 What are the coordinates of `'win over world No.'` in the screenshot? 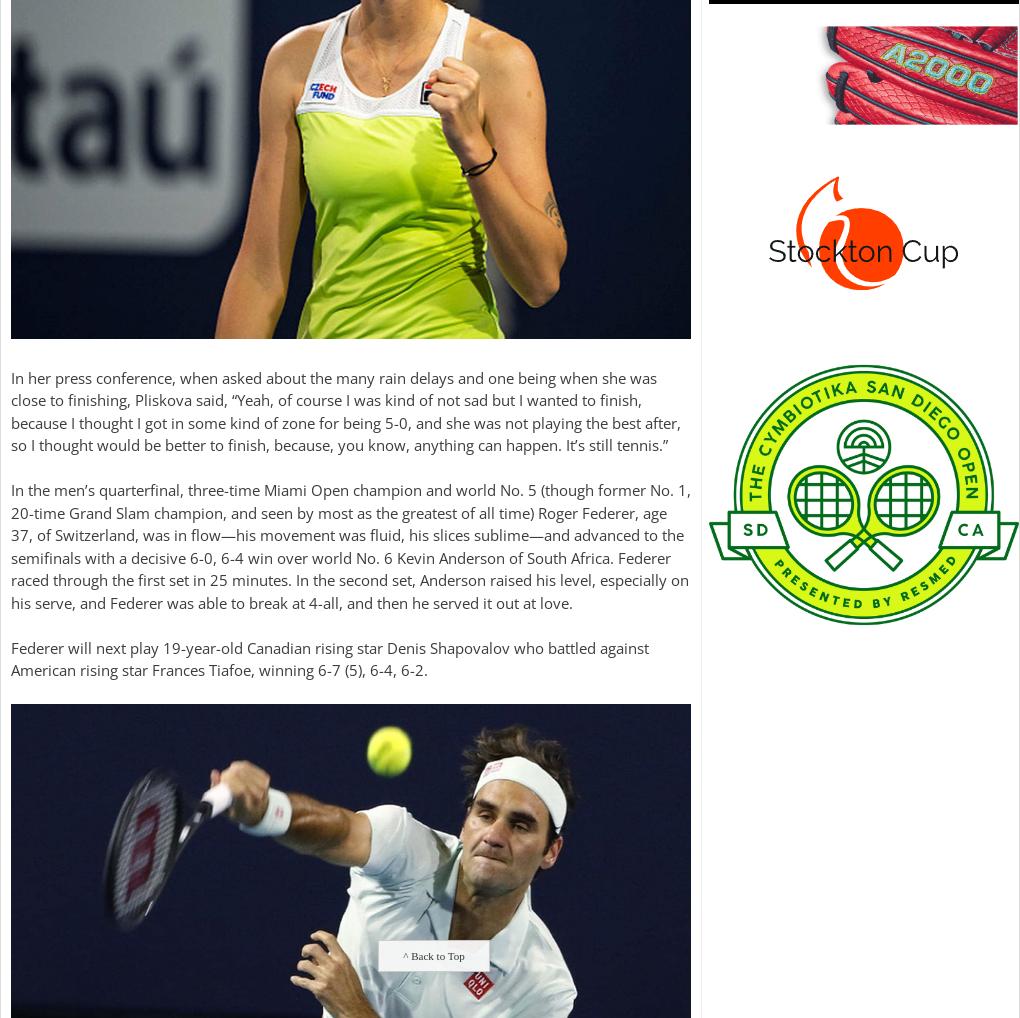 It's located at (313, 556).